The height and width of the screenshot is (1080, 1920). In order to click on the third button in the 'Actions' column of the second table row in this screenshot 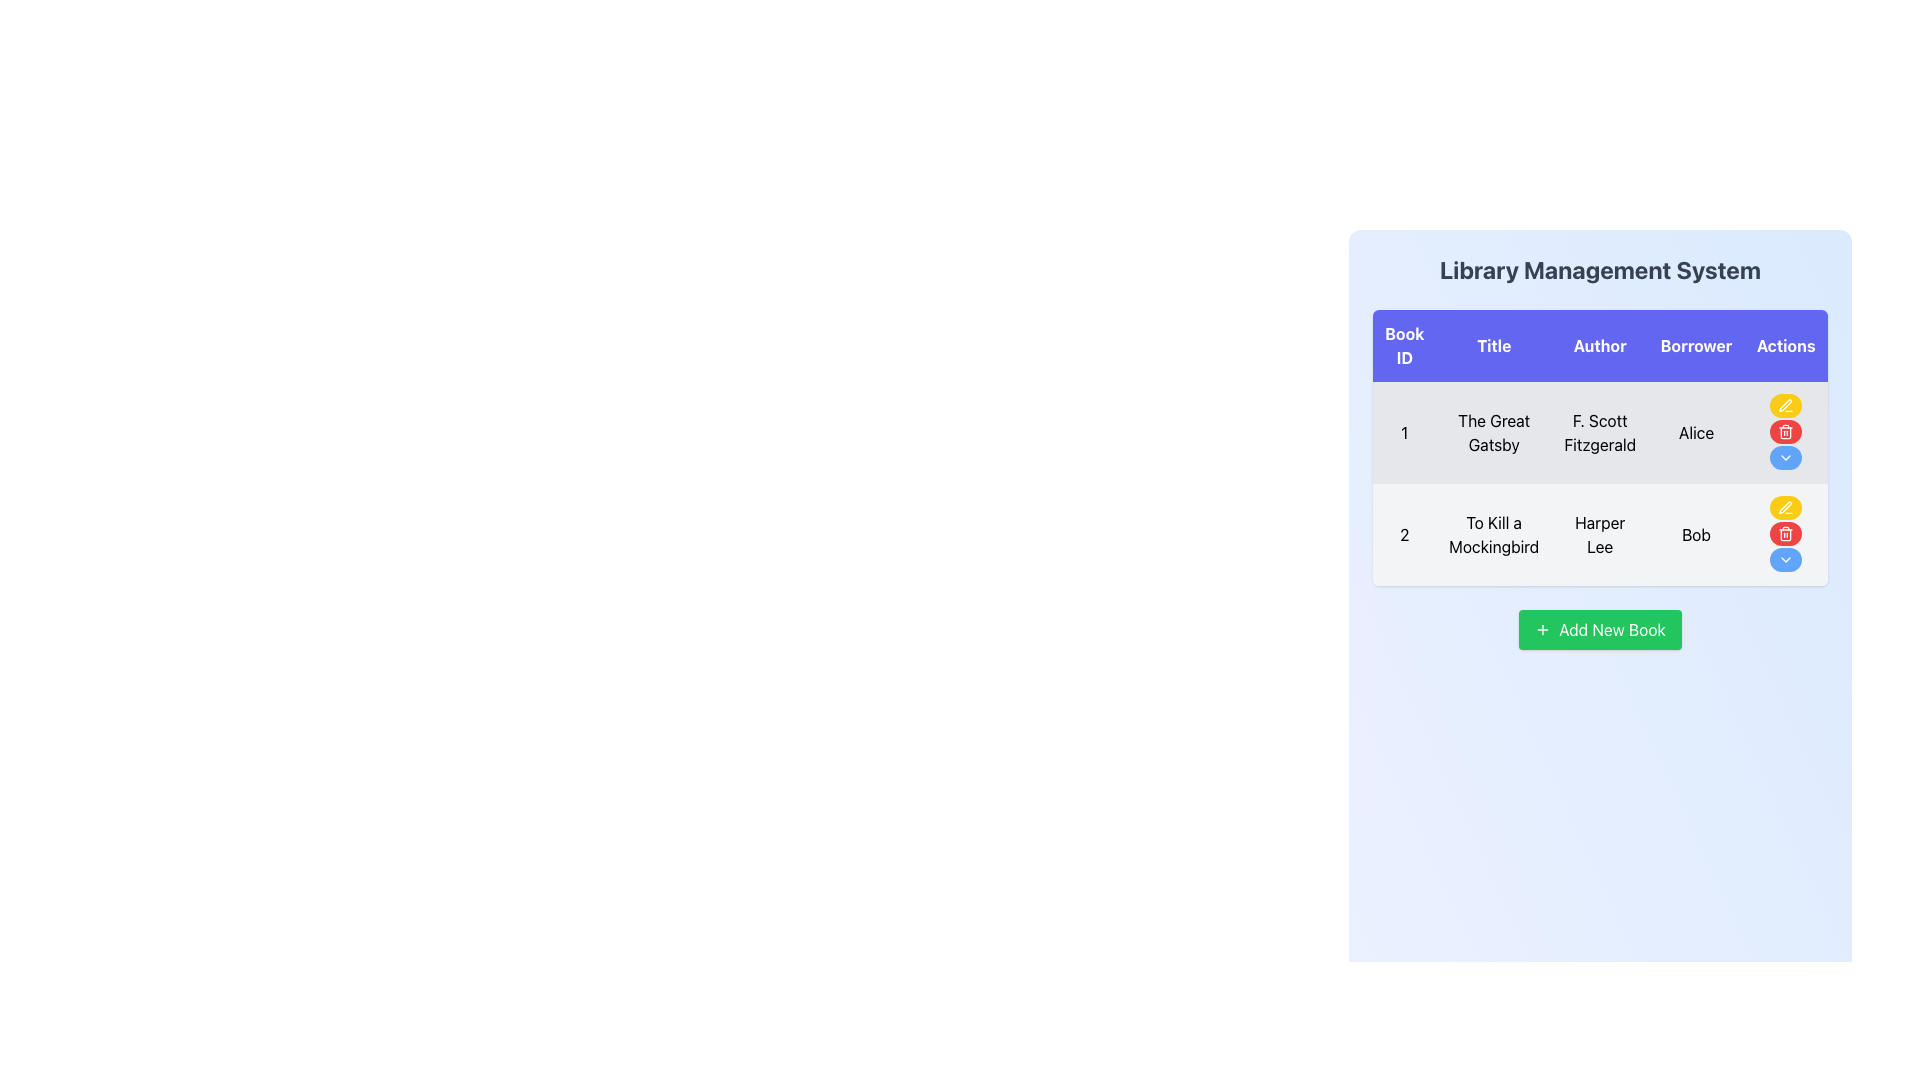, I will do `click(1786, 559)`.